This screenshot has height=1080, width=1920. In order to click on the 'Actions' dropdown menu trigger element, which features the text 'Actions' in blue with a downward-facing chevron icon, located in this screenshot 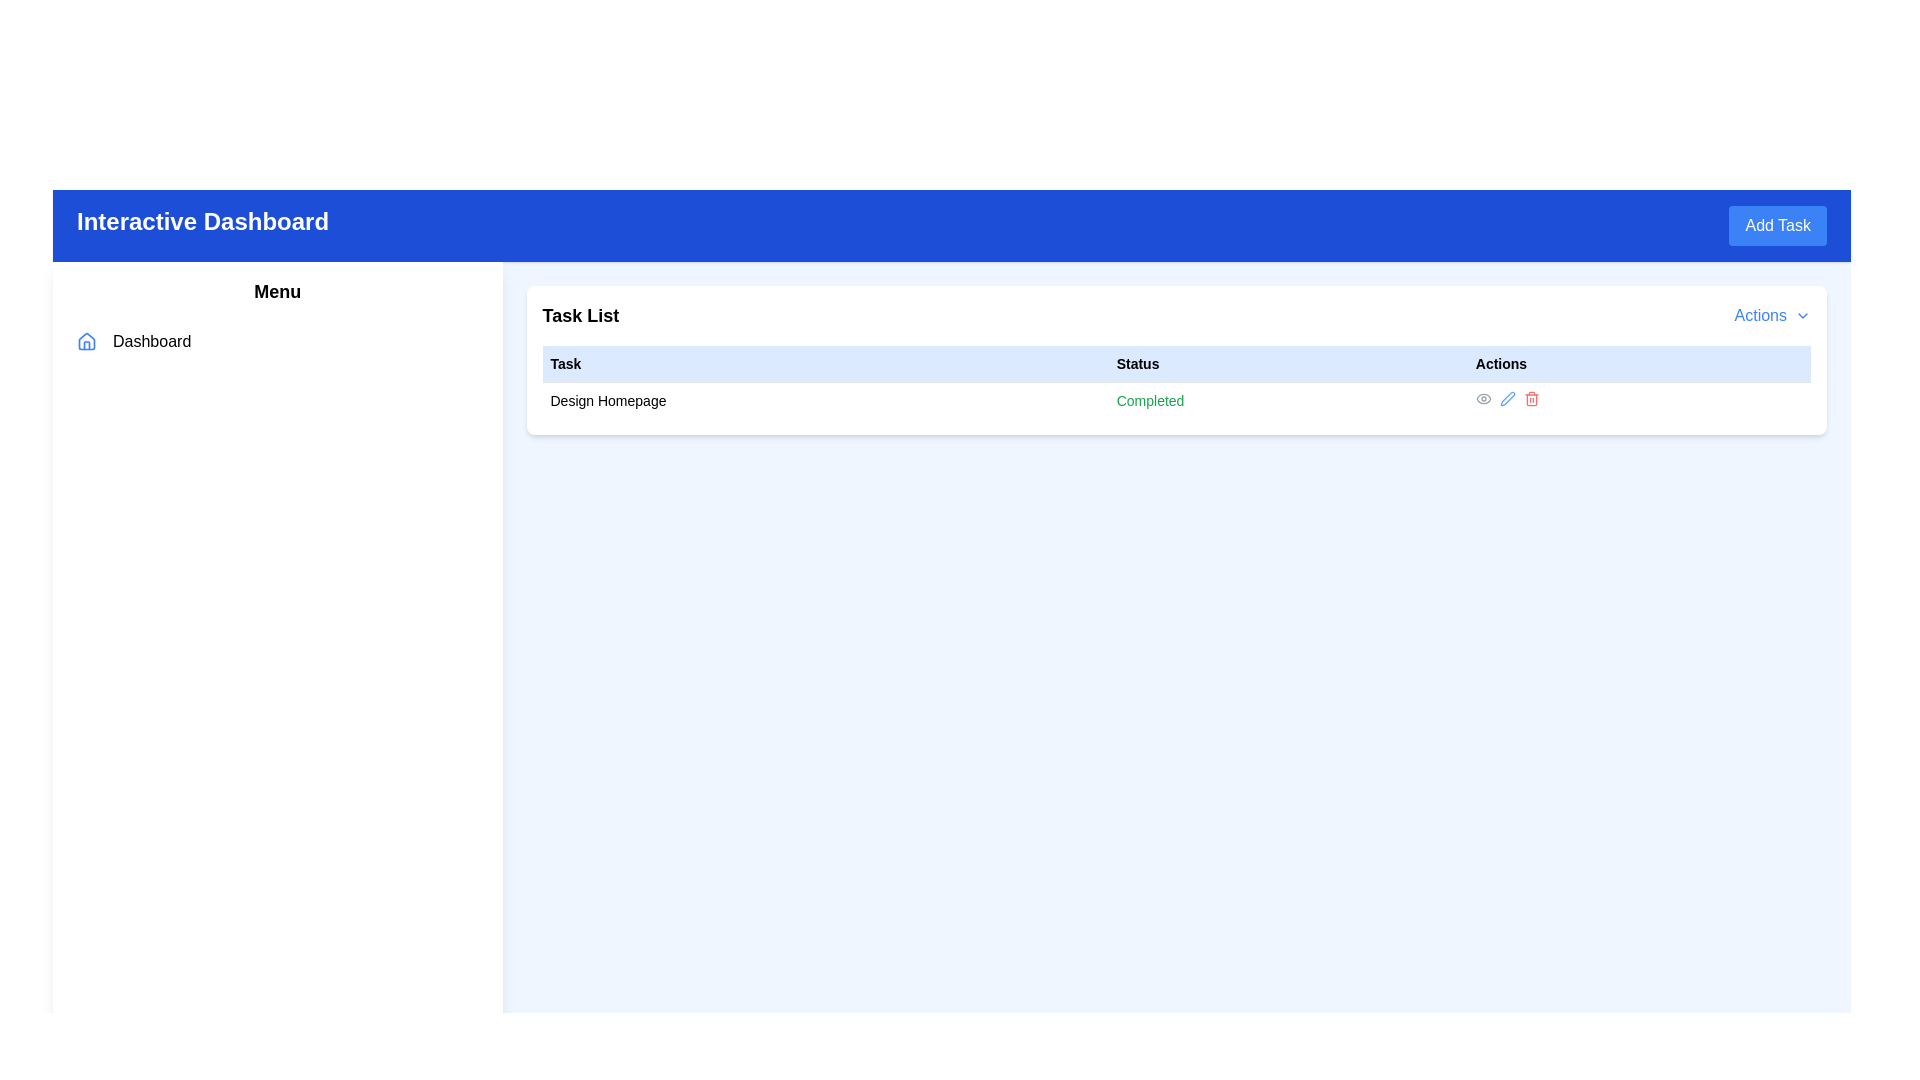, I will do `click(1772, 315)`.